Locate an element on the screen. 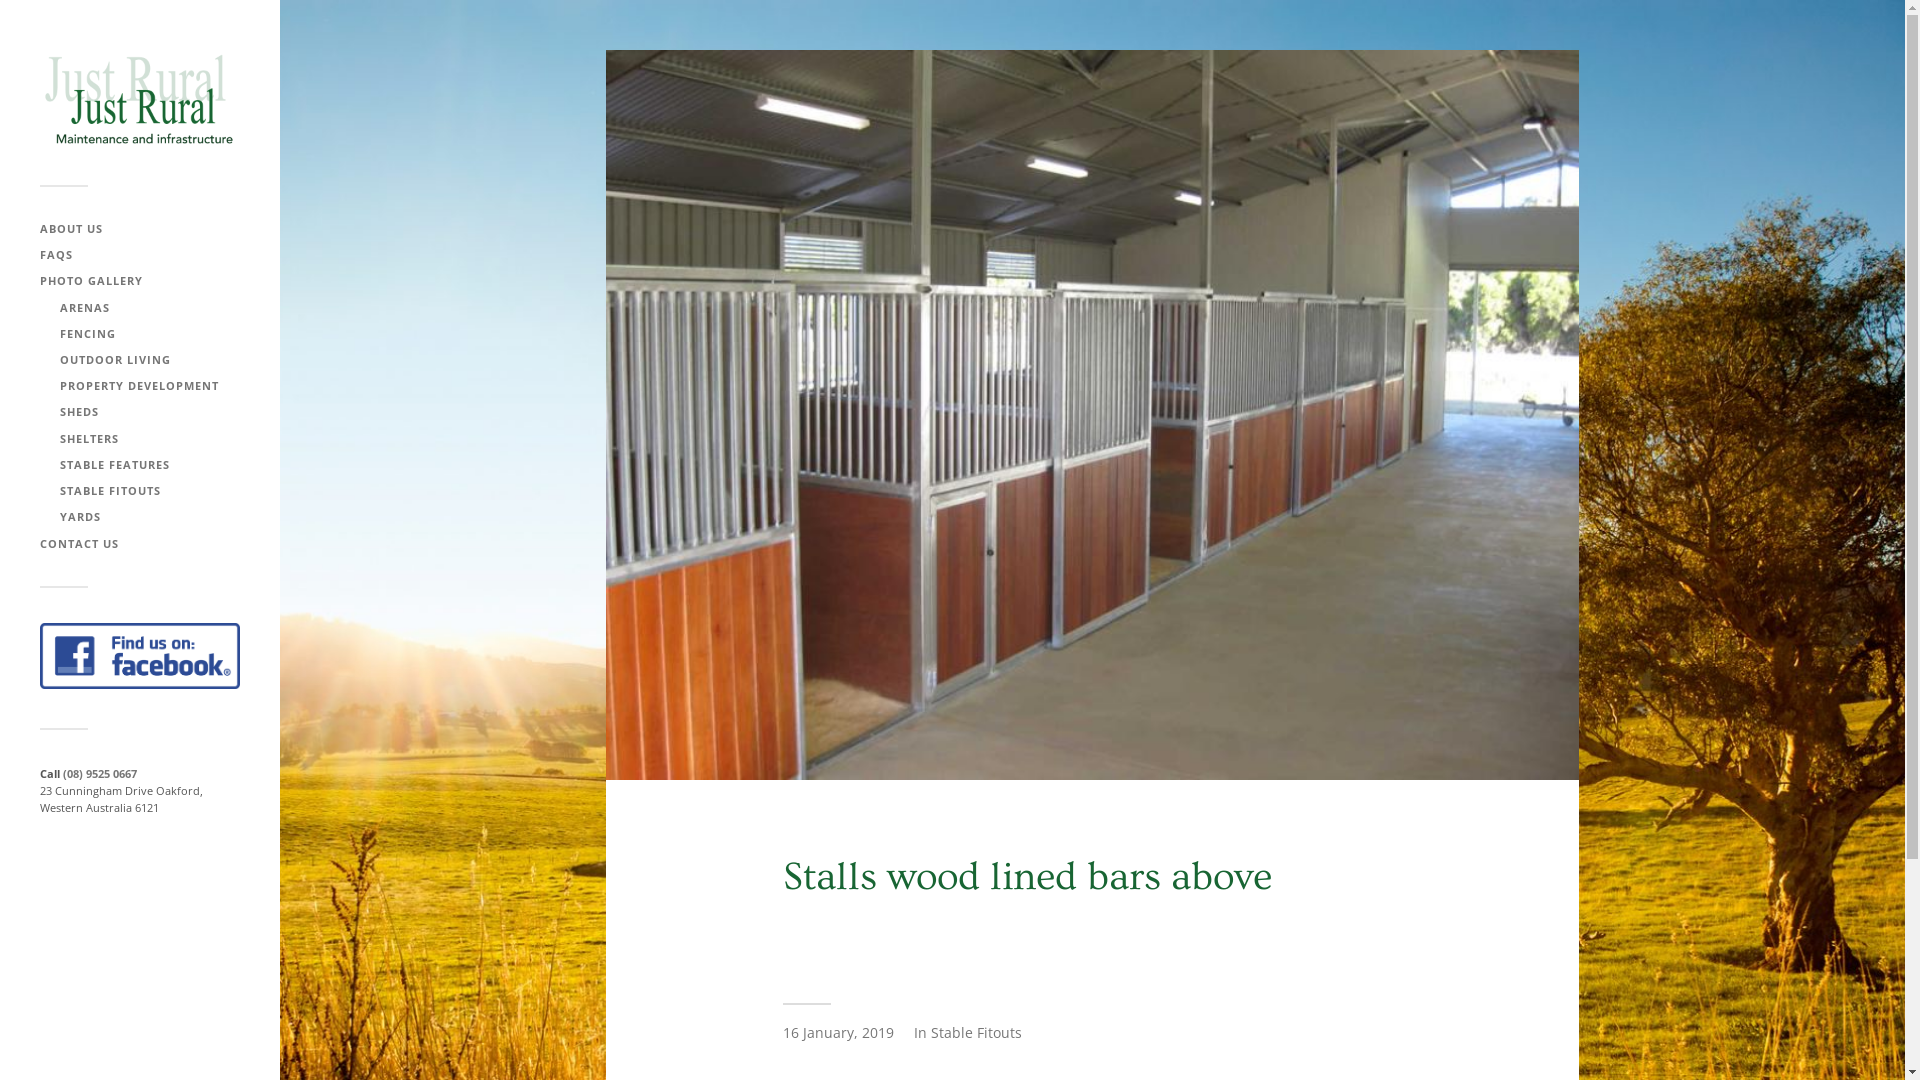  'ARENAS' is located at coordinates (84, 307).